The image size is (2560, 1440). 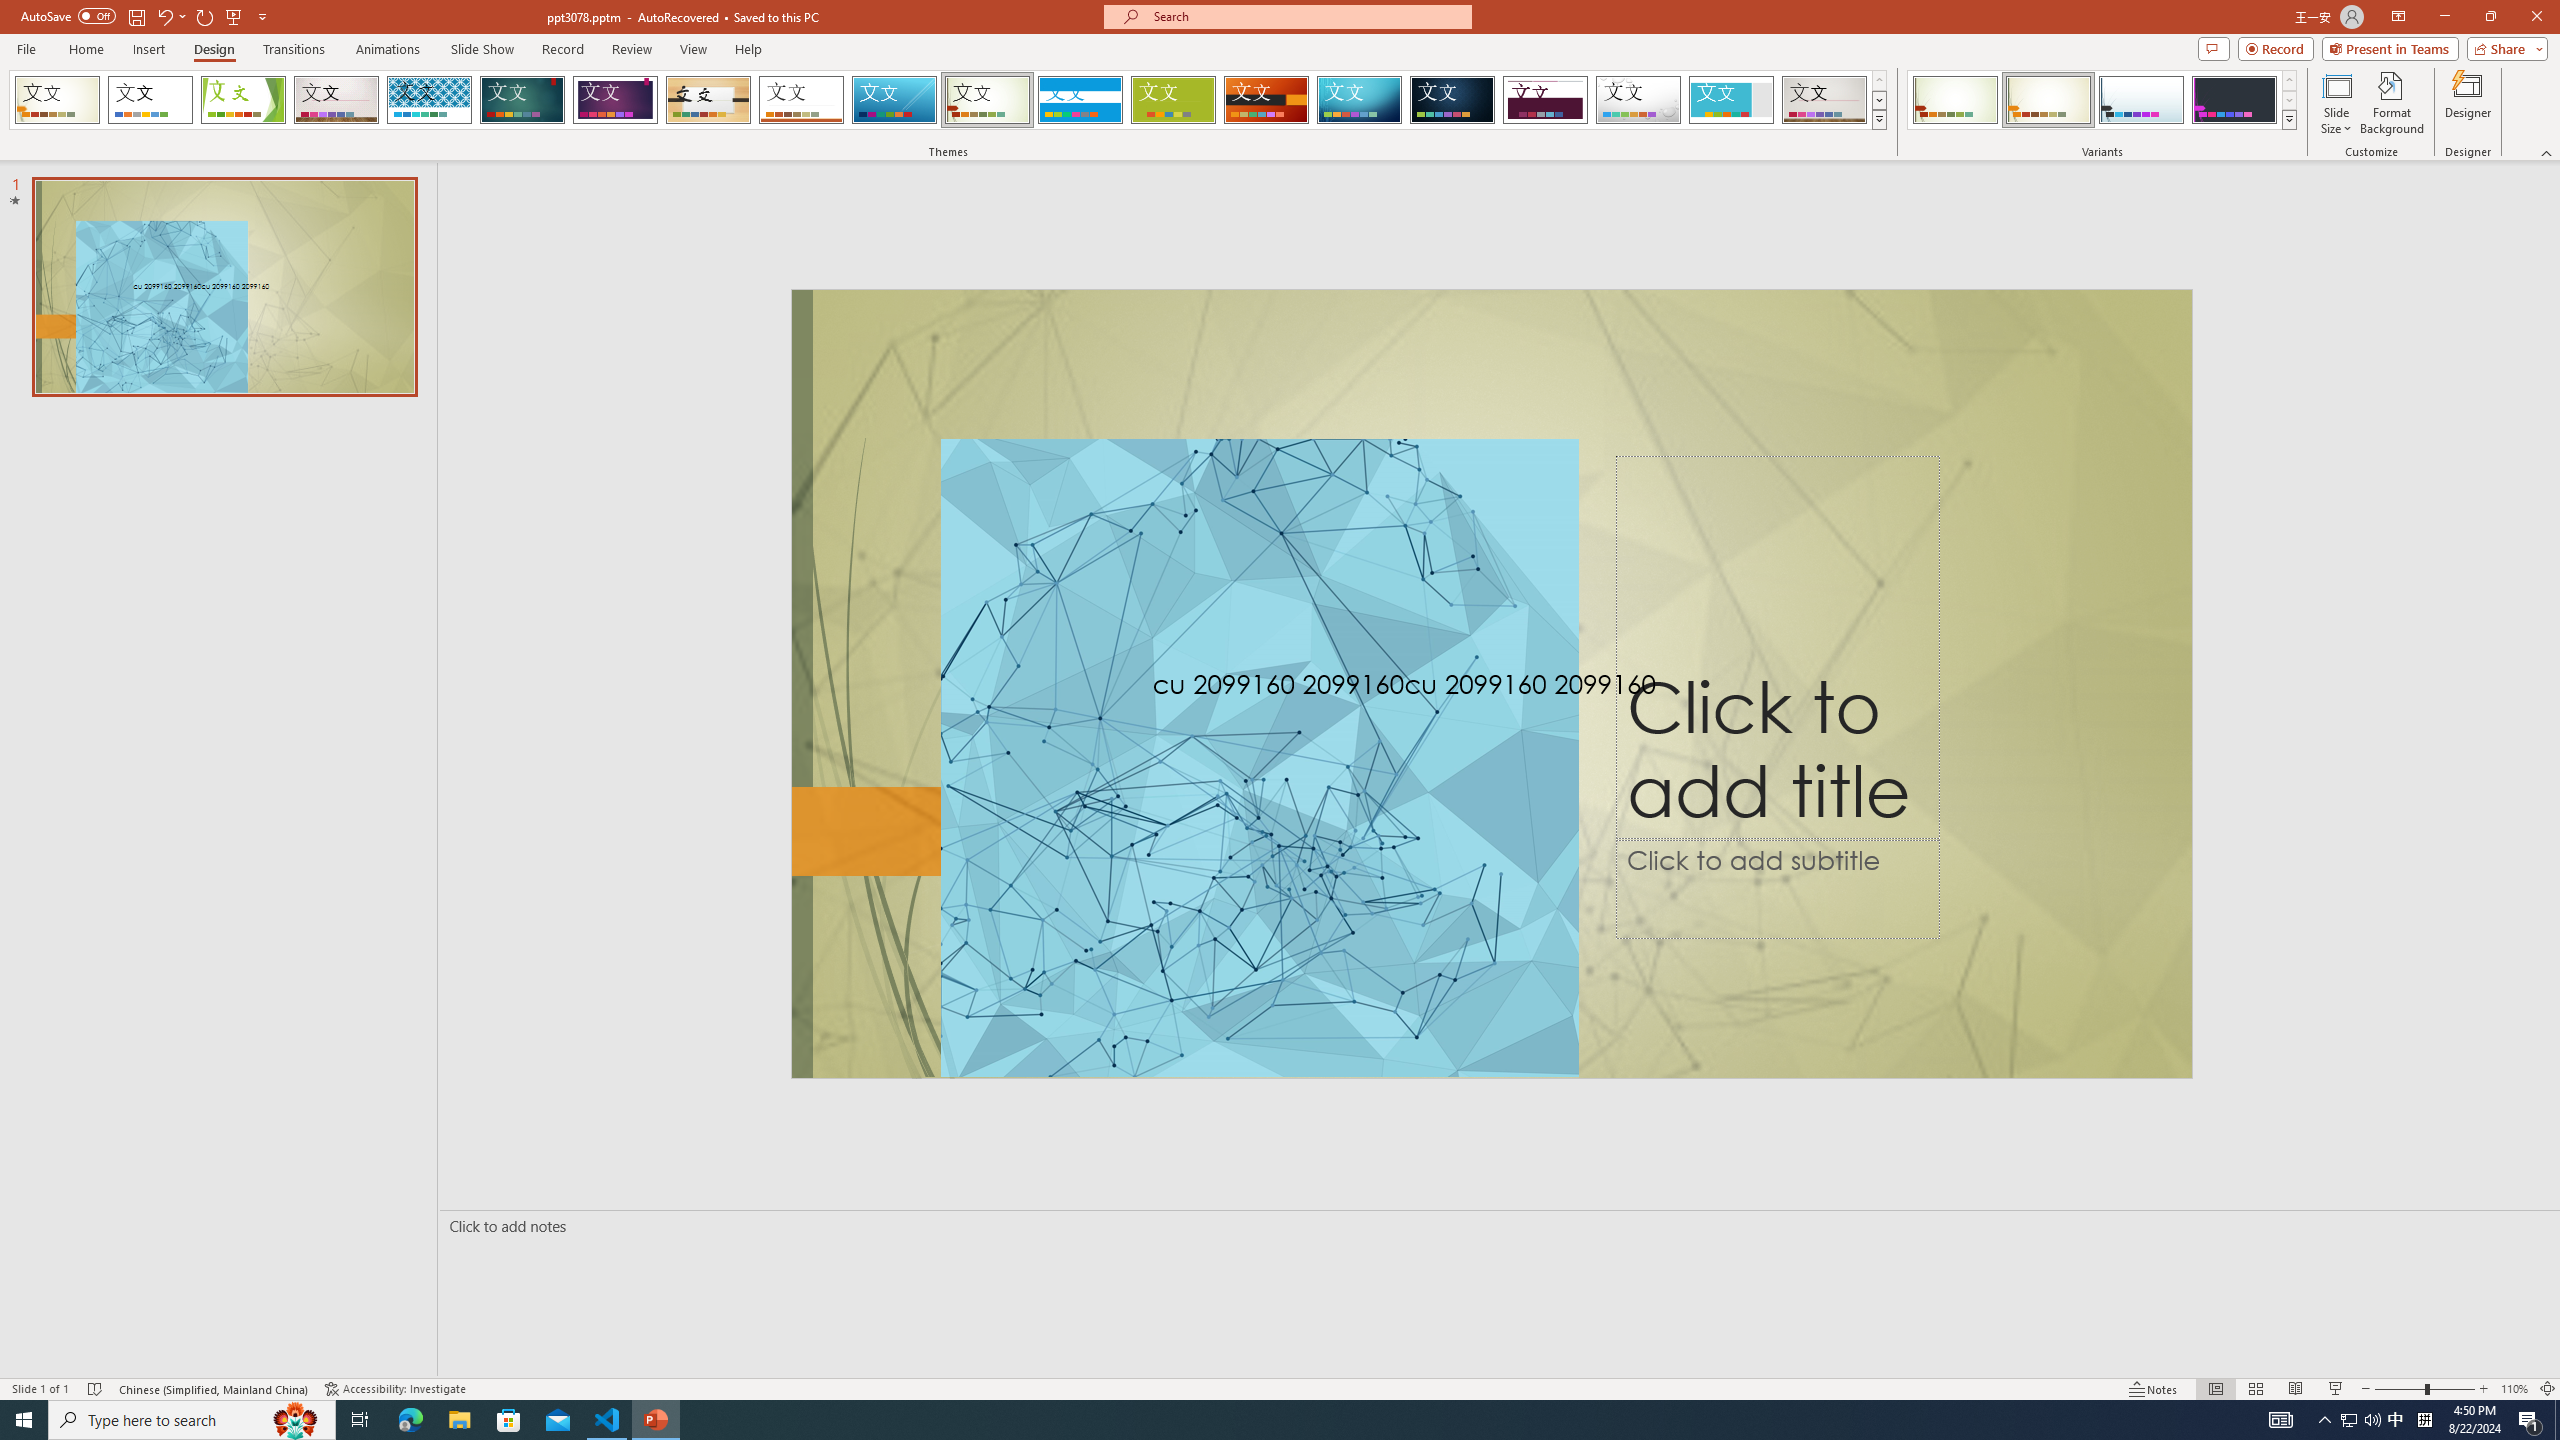 What do you see at coordinates (1879, 118) in the screenshot?
I see `'Themes'` at bounding box center [1879, 118].